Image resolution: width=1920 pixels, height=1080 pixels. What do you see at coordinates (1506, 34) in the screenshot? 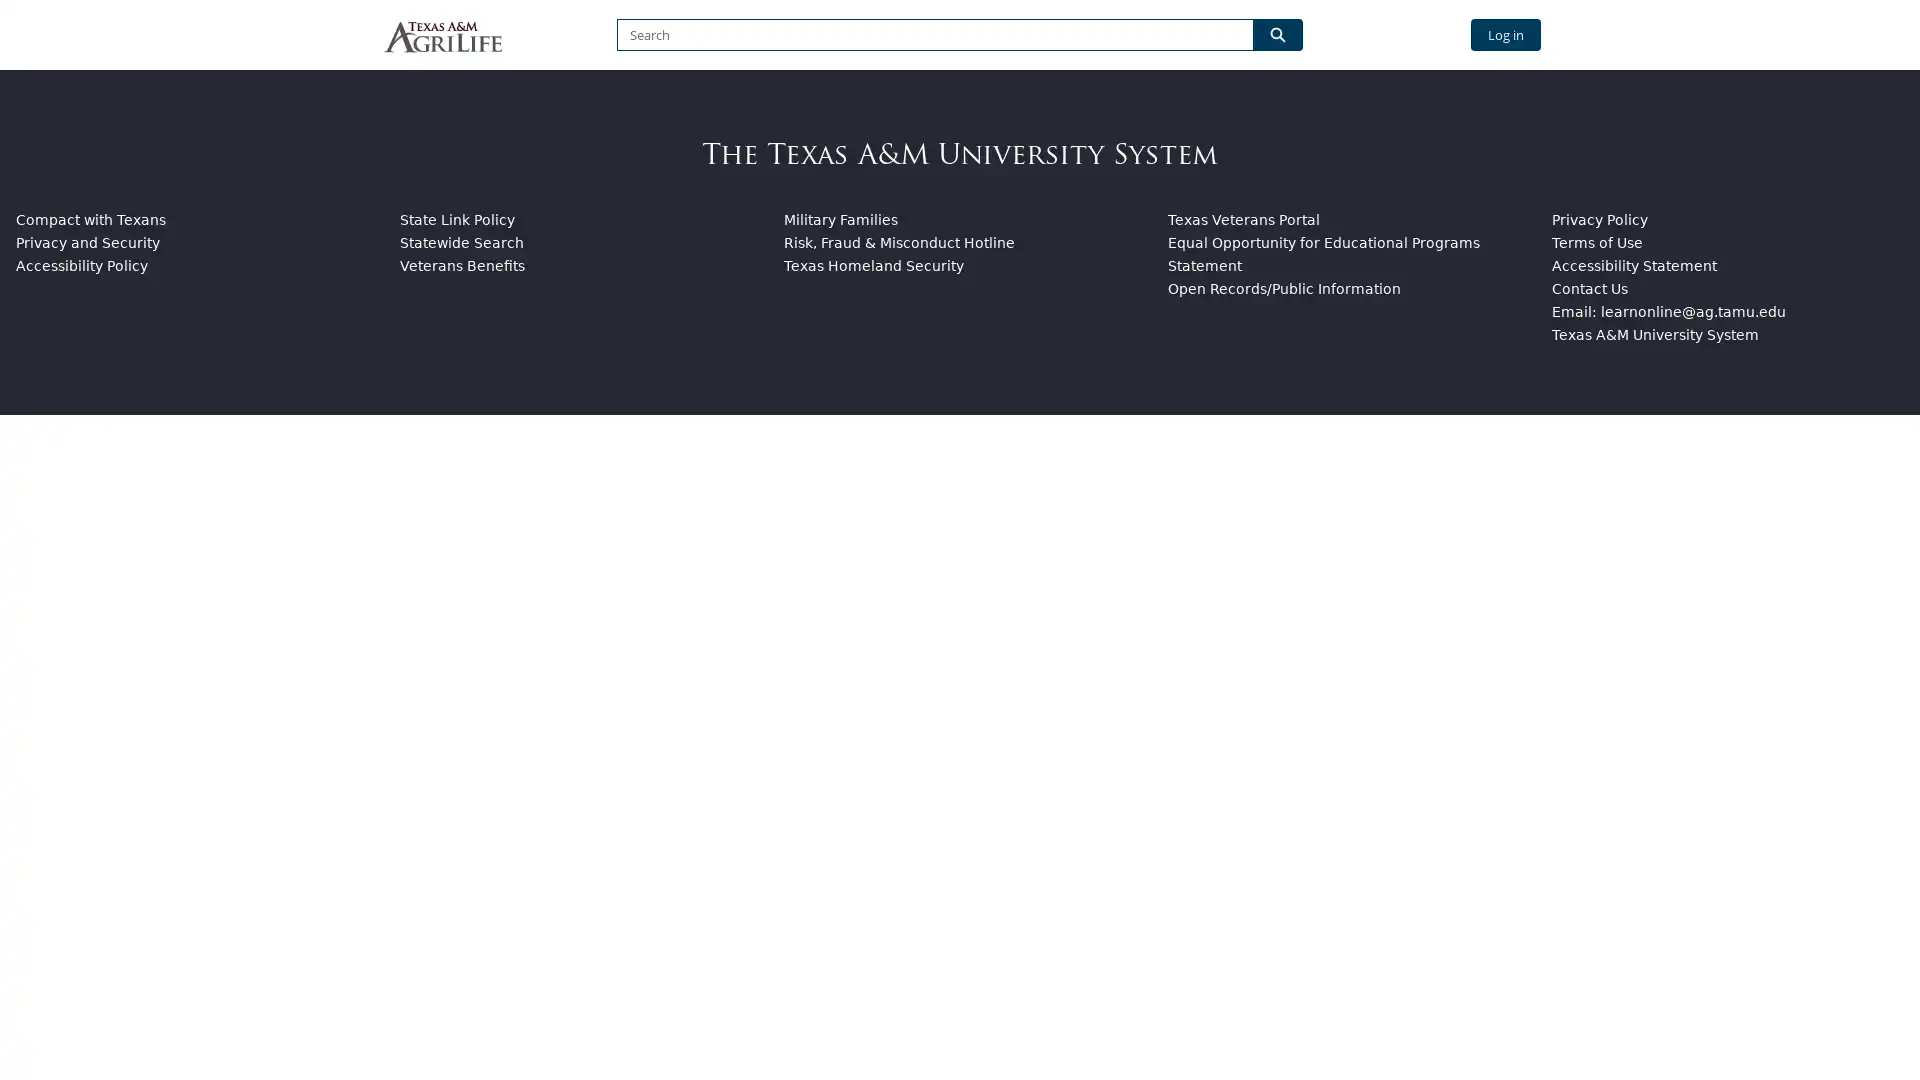
I see `Log in` at bounding box center [1506, 34].